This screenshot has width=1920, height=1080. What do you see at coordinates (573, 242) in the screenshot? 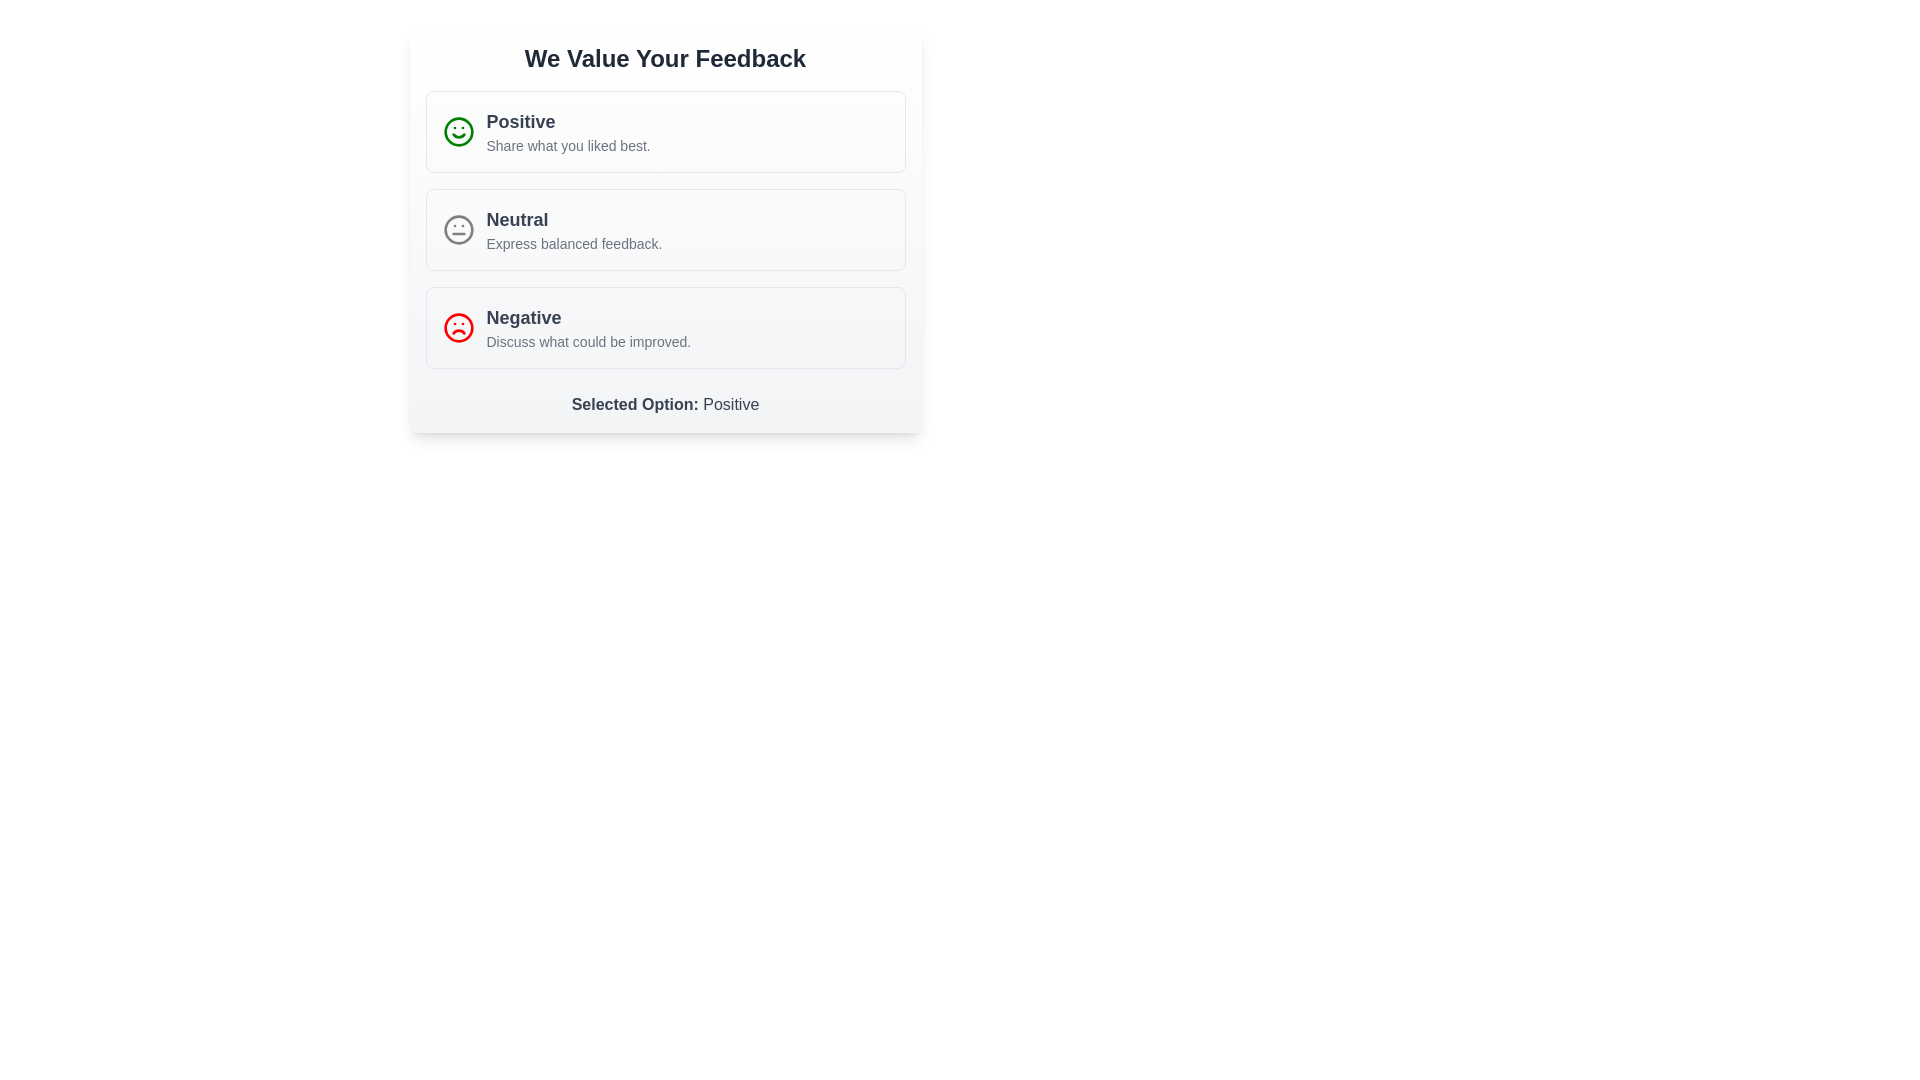
I see `text block that contains 'Express balanced feedback.' which is styled in a small, light gray font and positioned below the larger text 'Neutral'` at bounding box center [573, 242].